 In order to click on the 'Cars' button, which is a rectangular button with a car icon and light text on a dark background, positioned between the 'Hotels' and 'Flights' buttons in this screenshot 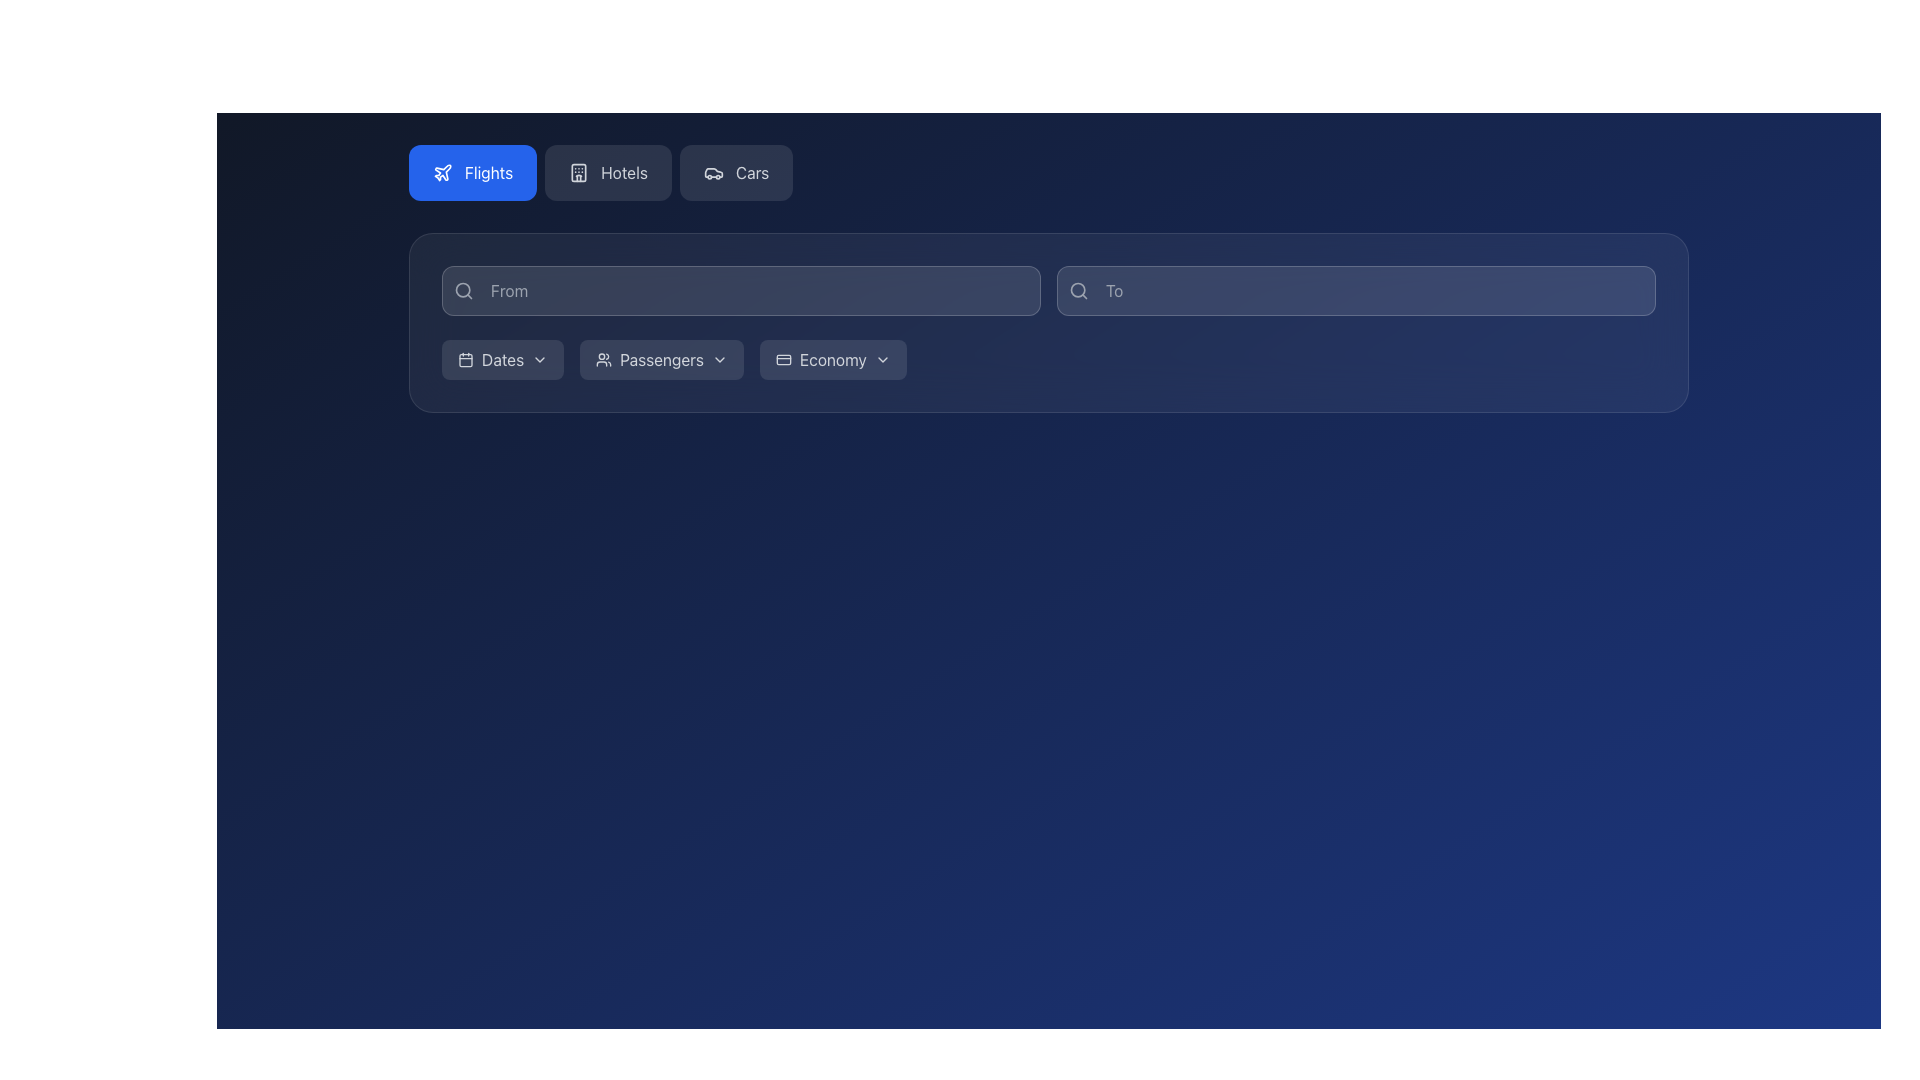, I will do `click(735, 172)`.